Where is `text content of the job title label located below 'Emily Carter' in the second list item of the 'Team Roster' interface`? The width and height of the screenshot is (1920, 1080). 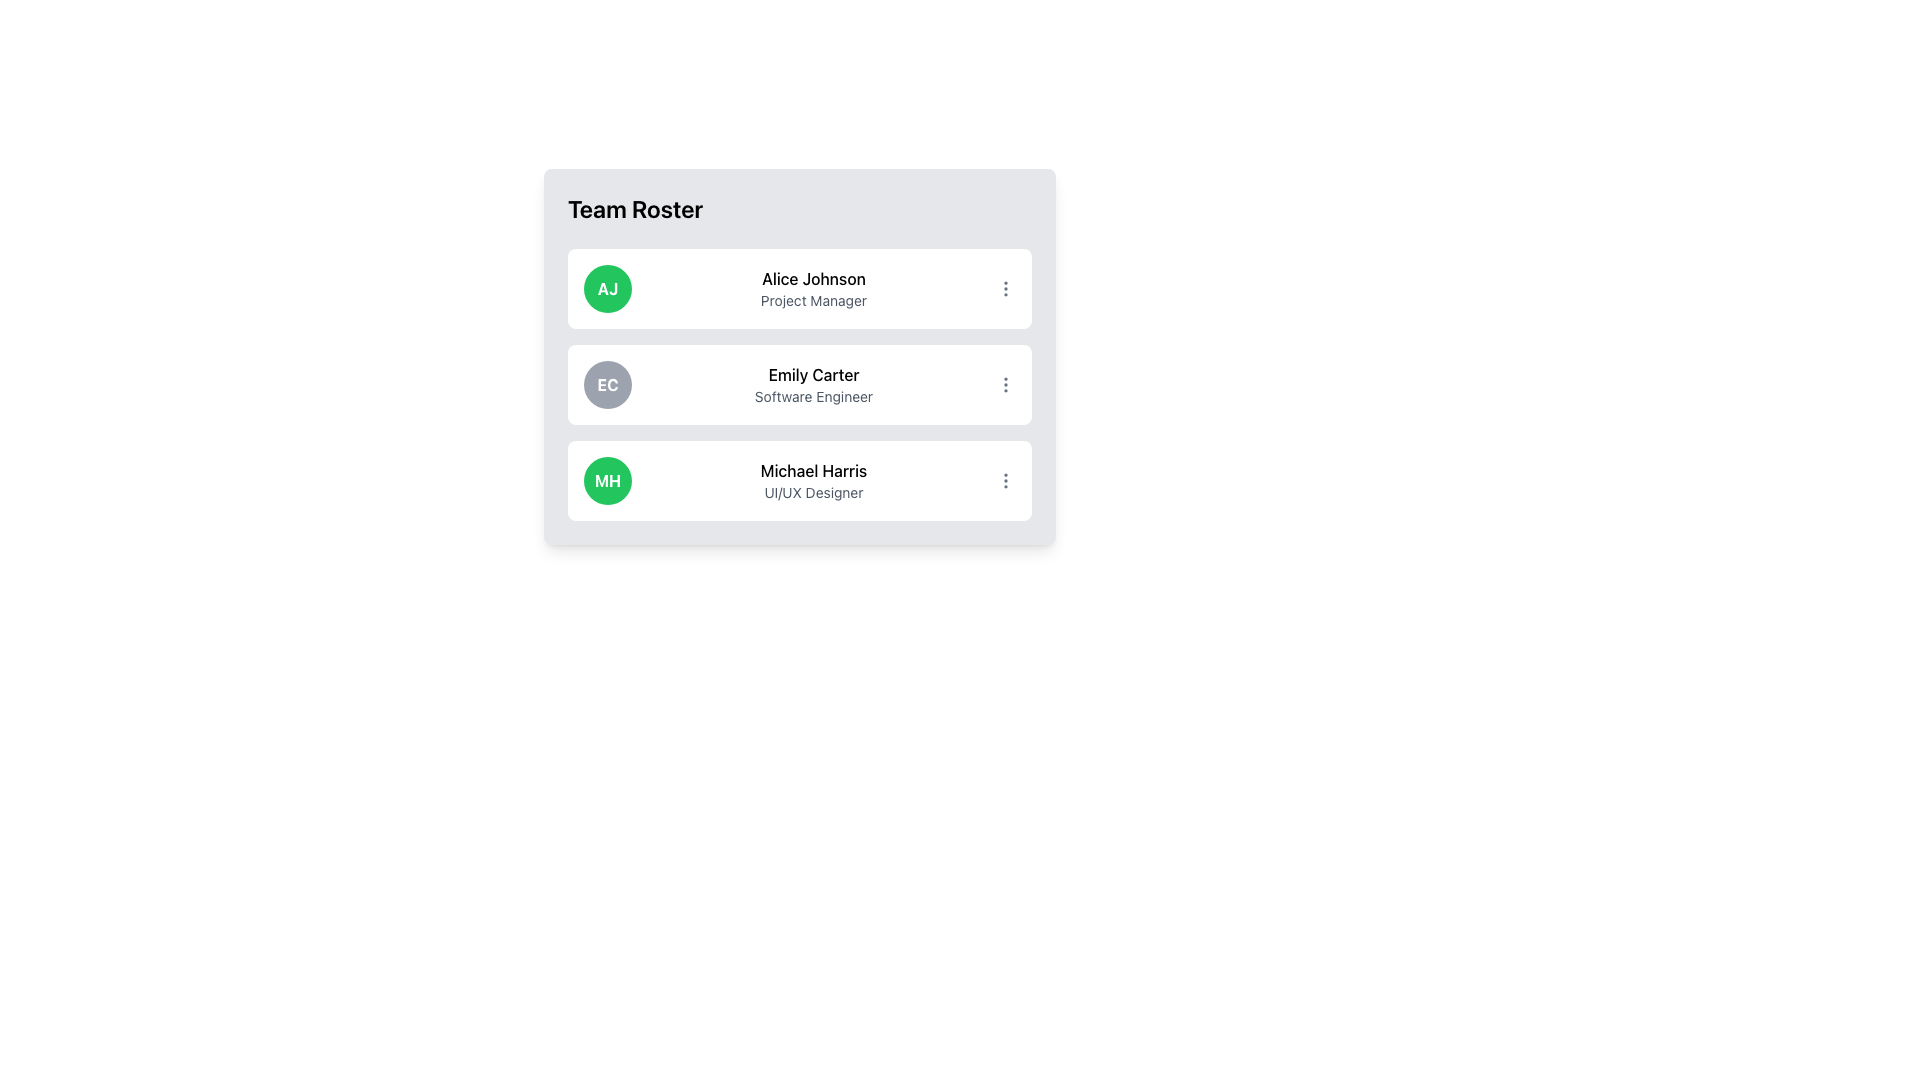 text content of the job title label located below 'Emily Carter' in the second list item of the 'Team Roster' interface is located at coordinates (814, 397).